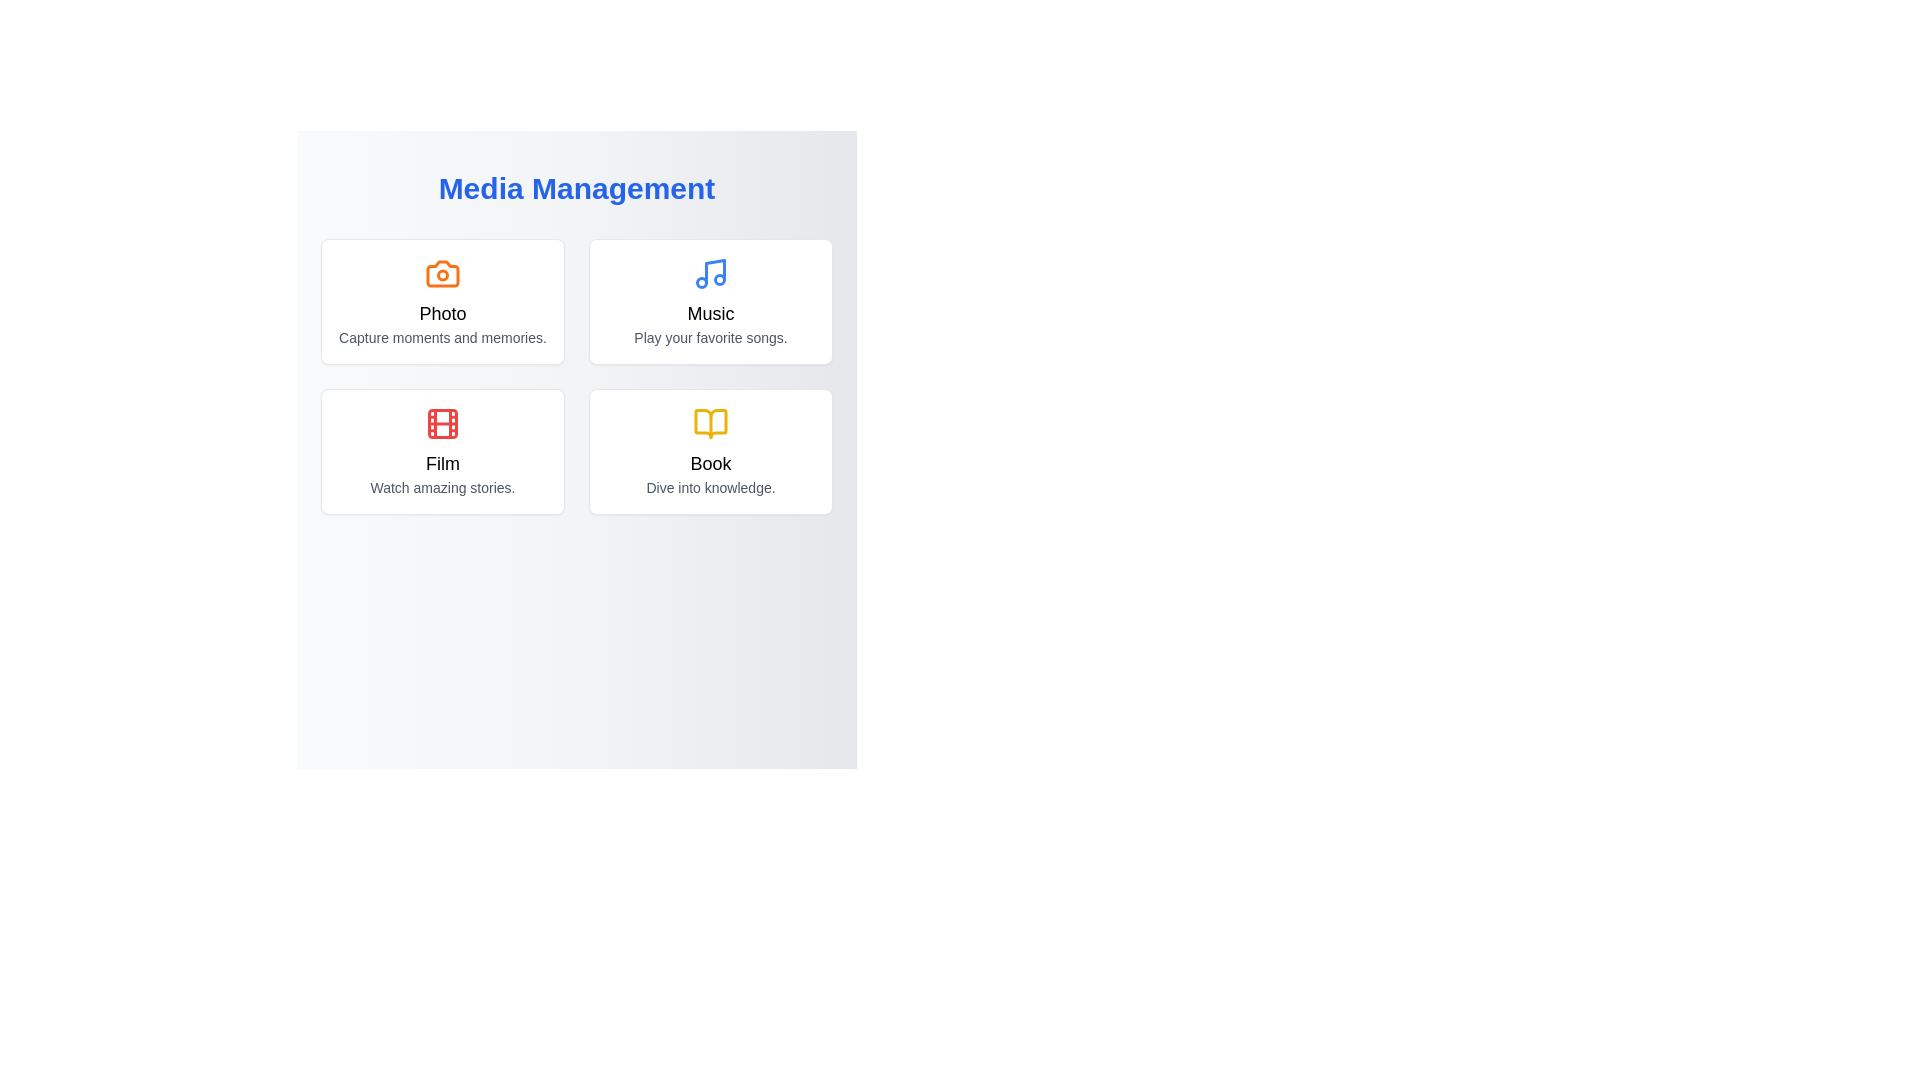 The height and width of the screenshot is (1080, 1920). I want to click on text label that displays the word 'Book', which is centrally positioned below a yellow book icon and above the text 'Dive into knowledge.', so click(710, 463).